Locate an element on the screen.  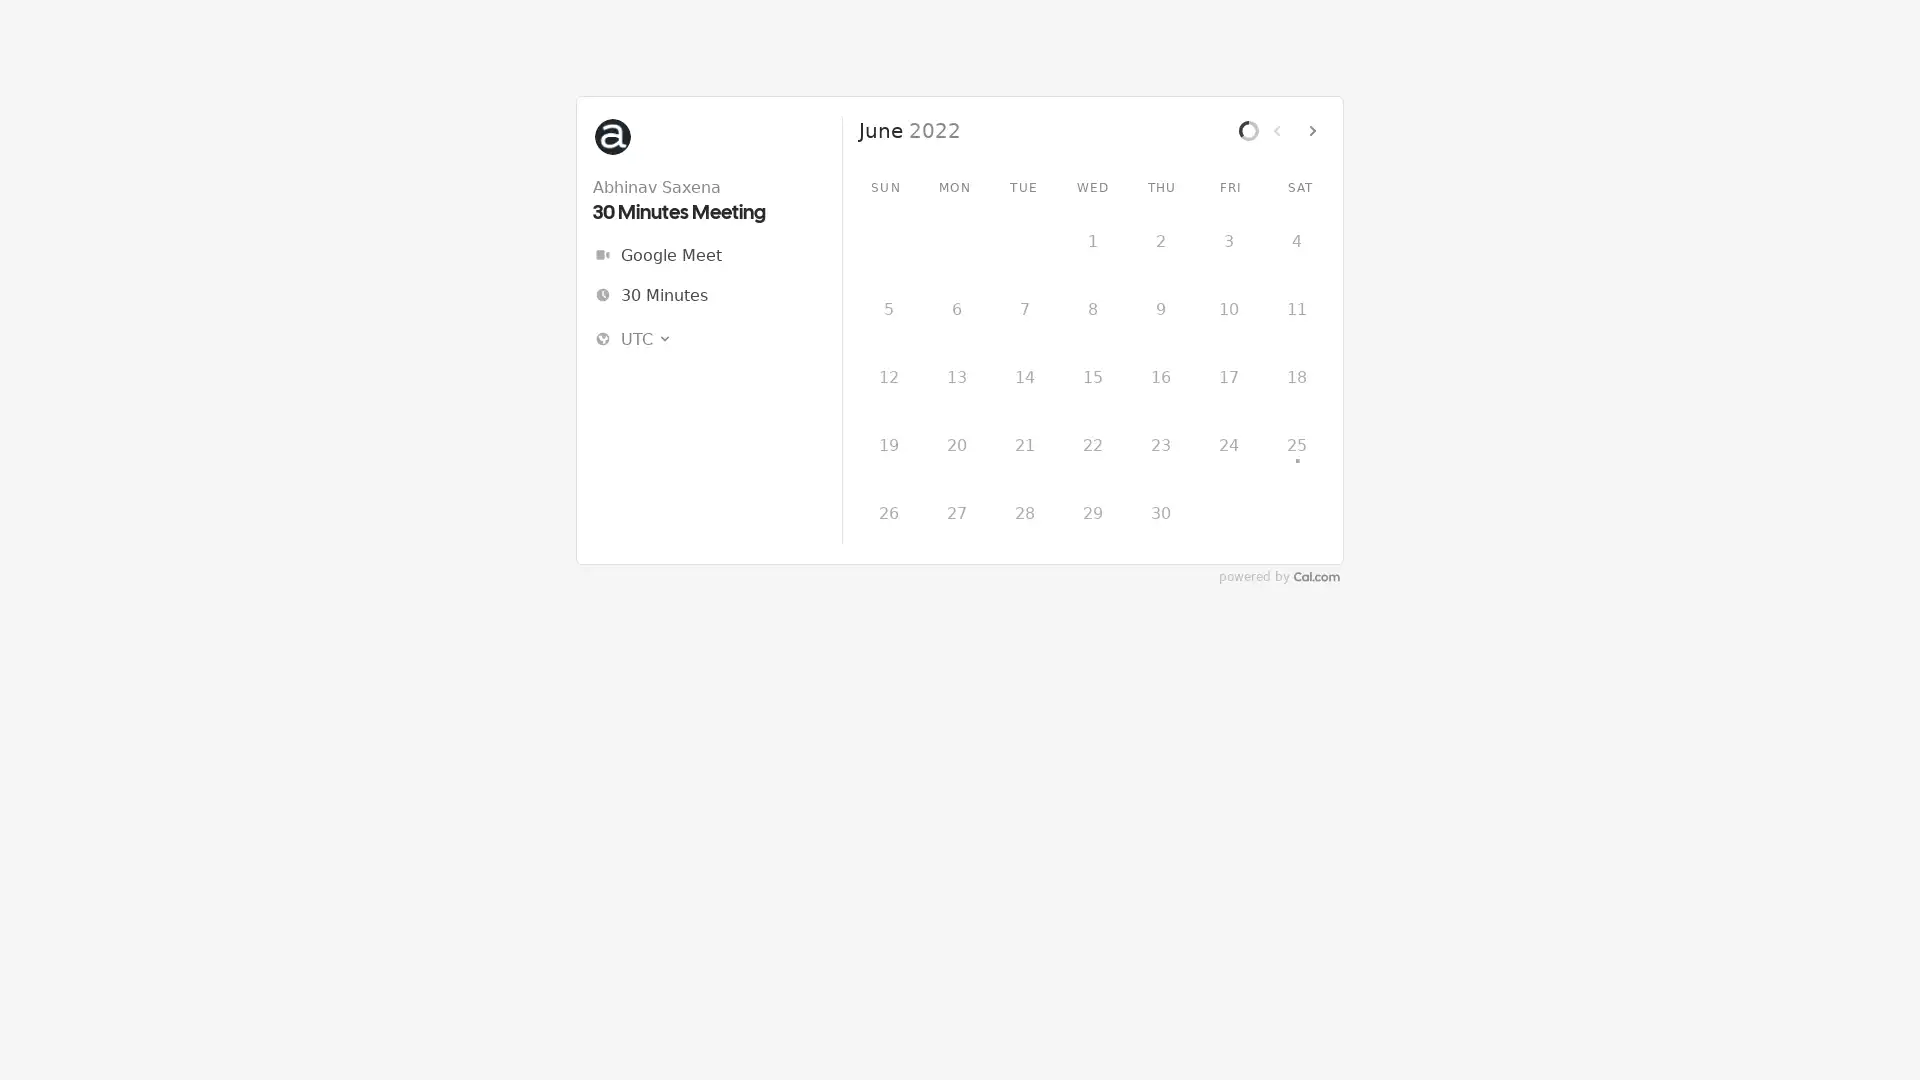
15 is located at coordinates (1092, 377).